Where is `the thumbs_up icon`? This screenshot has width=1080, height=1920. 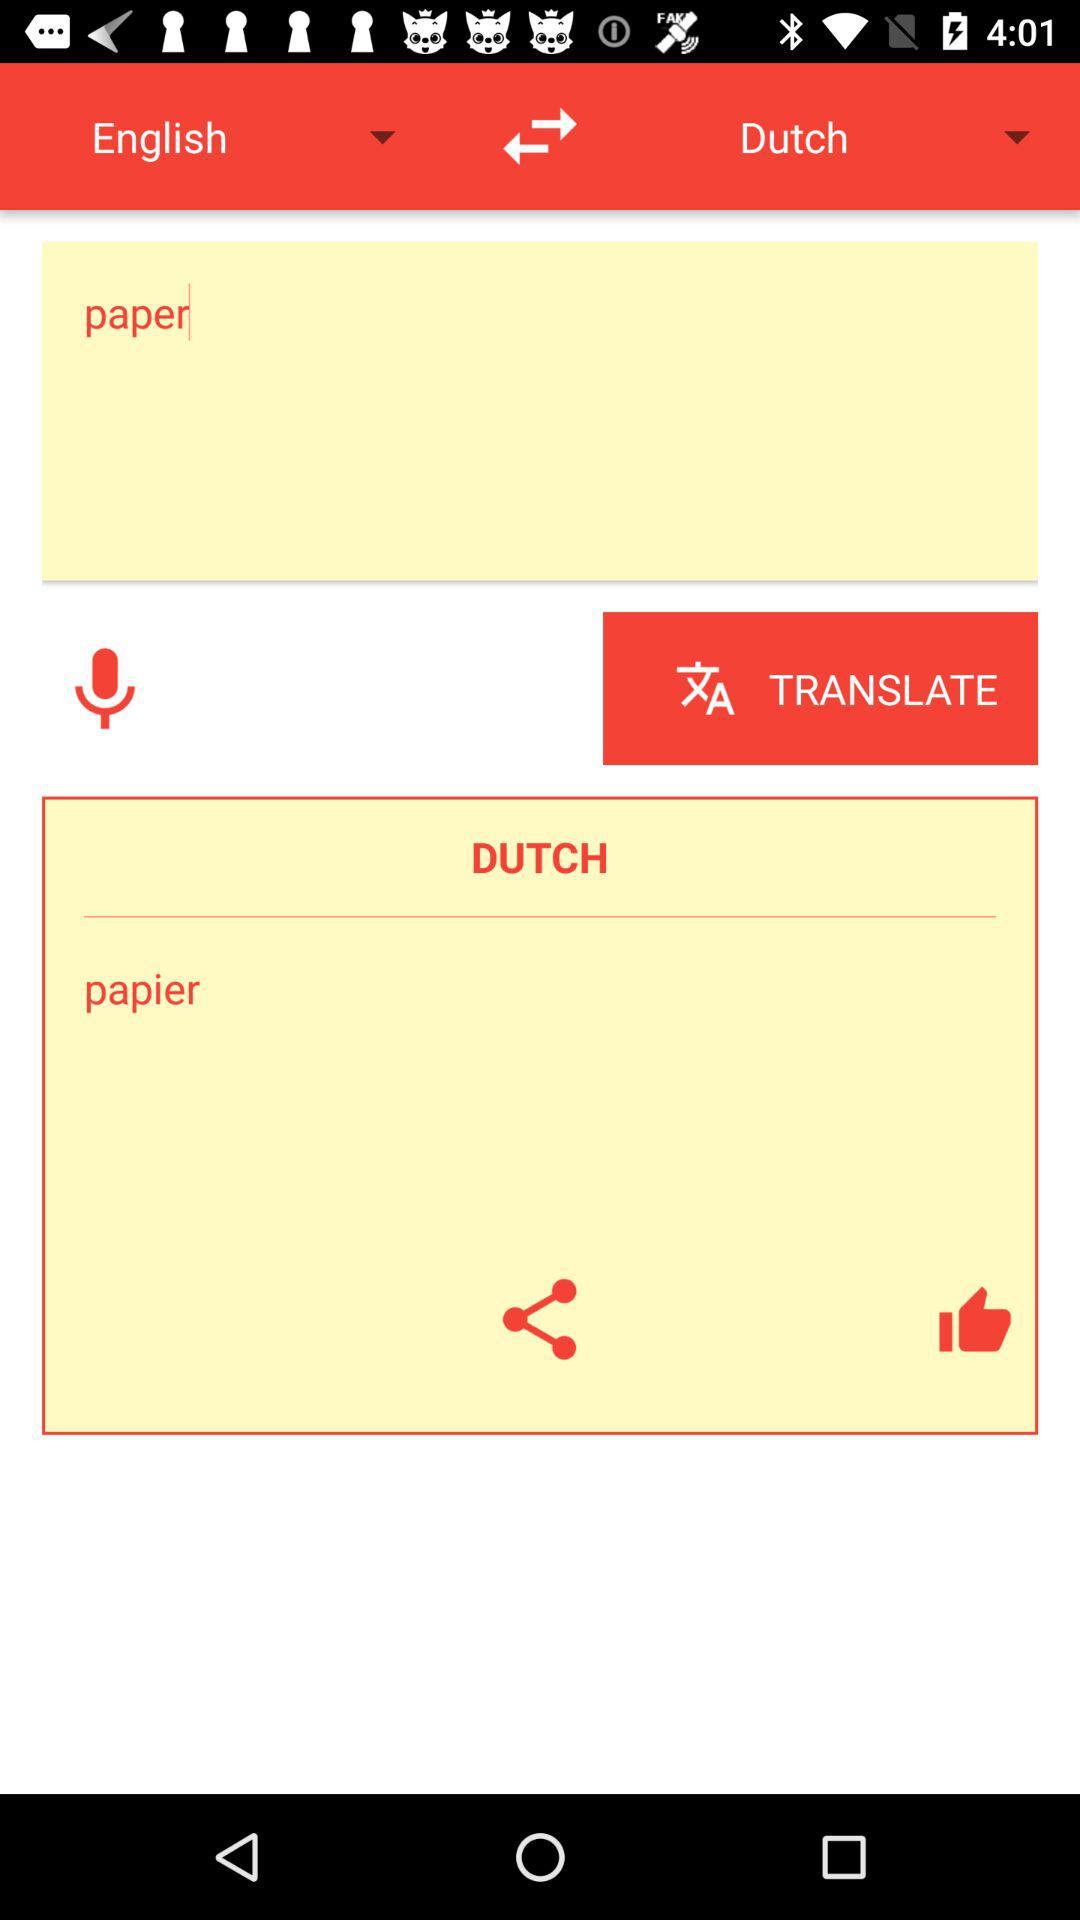
the thumbs_up icon is located at coordinates (974, 1319).